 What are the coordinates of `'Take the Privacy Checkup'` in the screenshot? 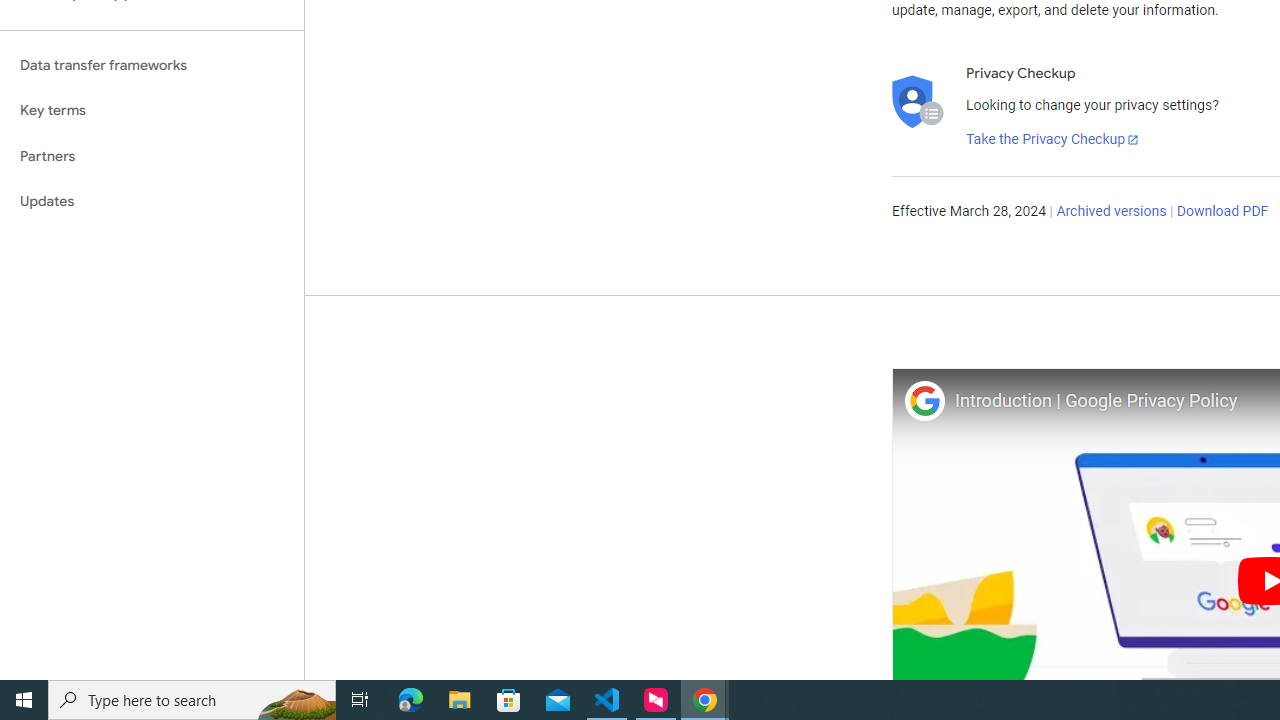 It's located at (1052, 139).